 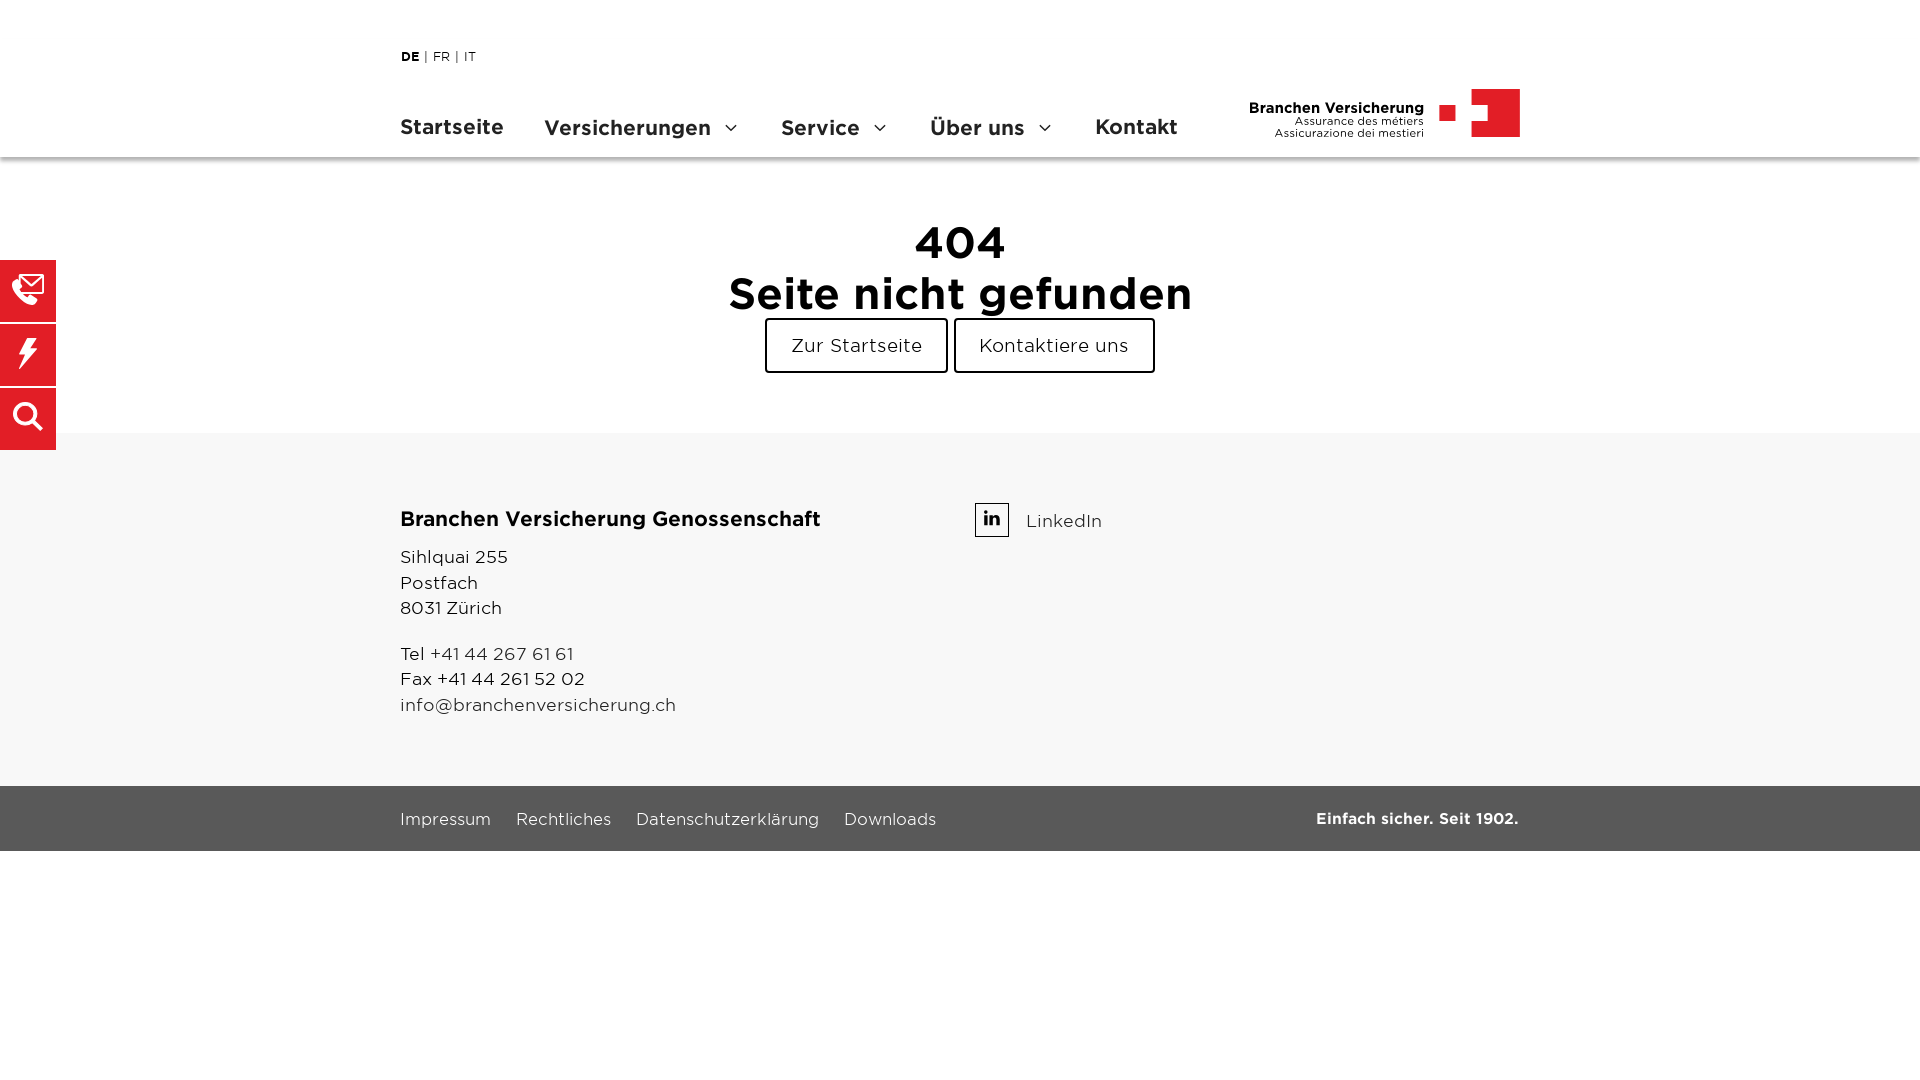 I want to click on 'info@branchenversicherung.ch', so click(x=537, y=702).